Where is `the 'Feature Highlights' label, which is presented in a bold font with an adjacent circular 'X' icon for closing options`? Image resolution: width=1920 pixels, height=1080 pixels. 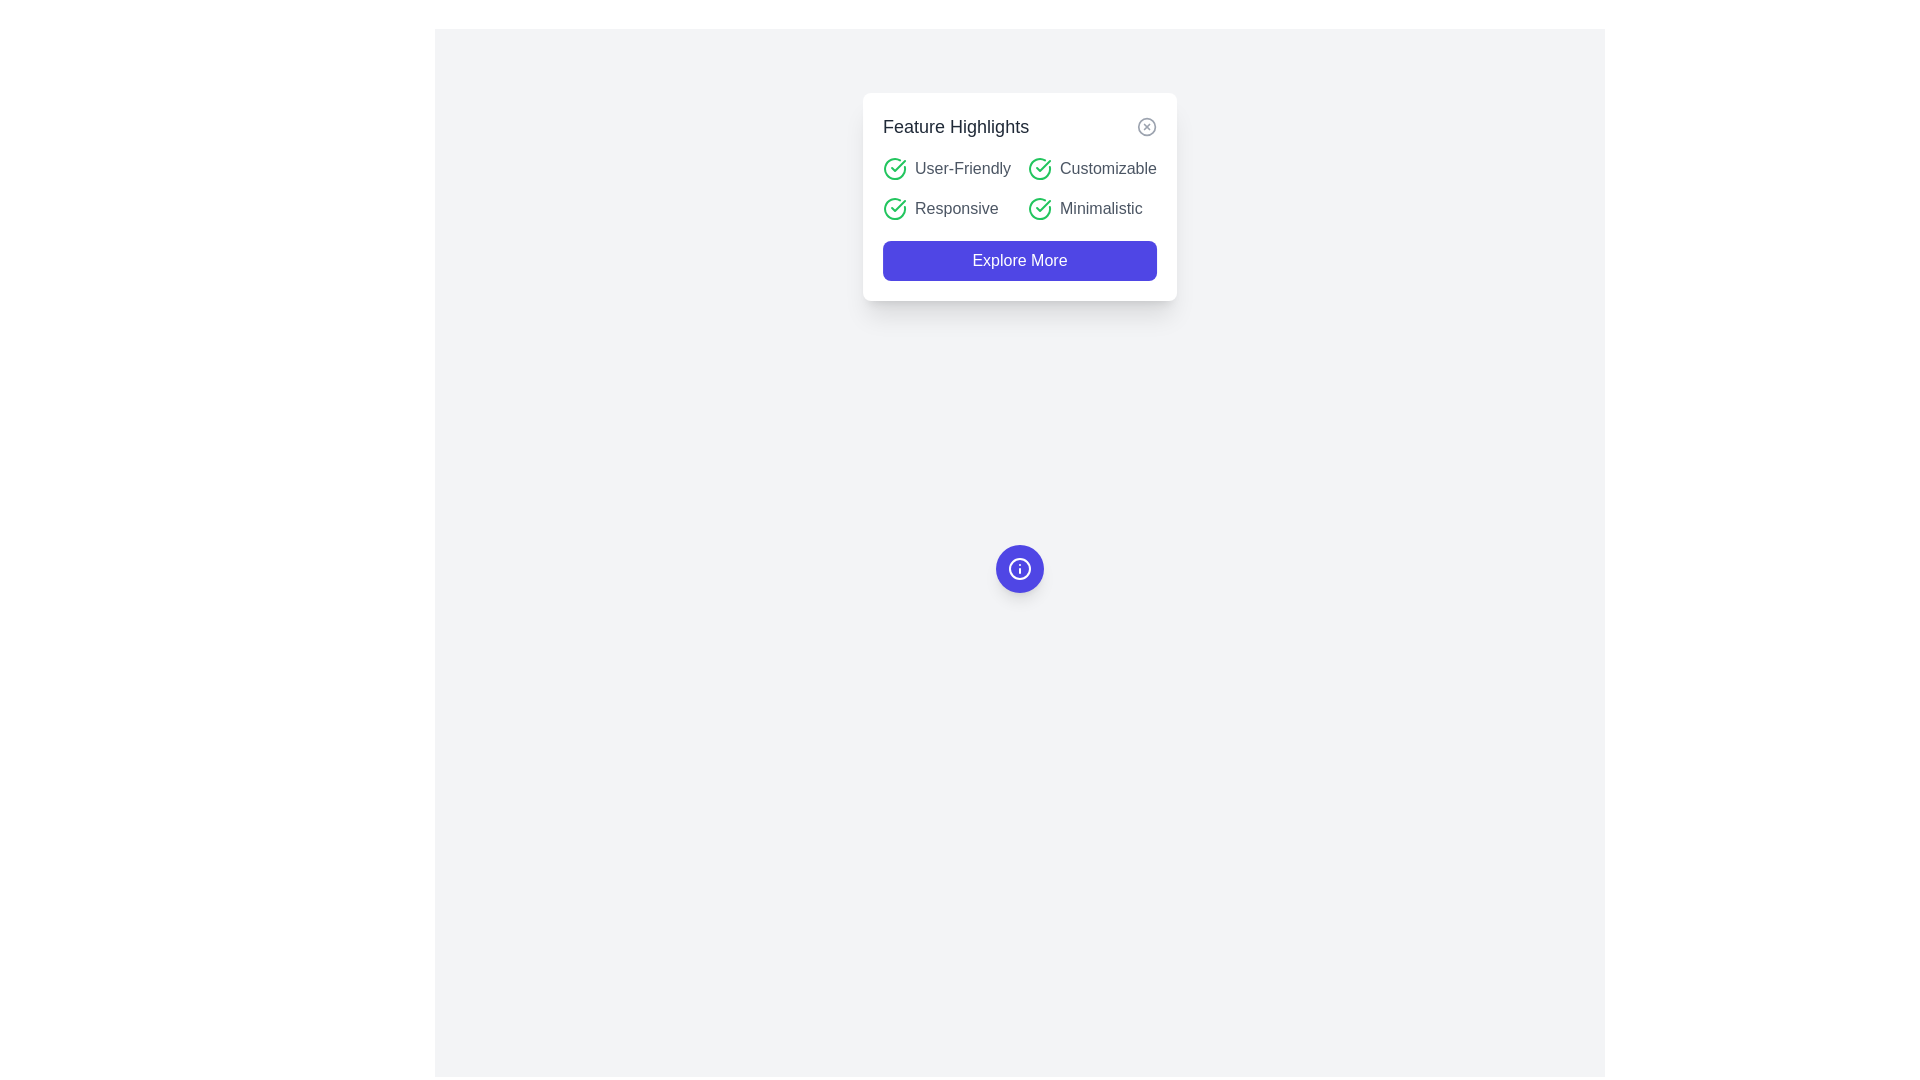
the 'Feature Highlights' label, which is presented in a bold font with an adjacent circular 'X' icon for closing options is located at coordinates (1019, 127).